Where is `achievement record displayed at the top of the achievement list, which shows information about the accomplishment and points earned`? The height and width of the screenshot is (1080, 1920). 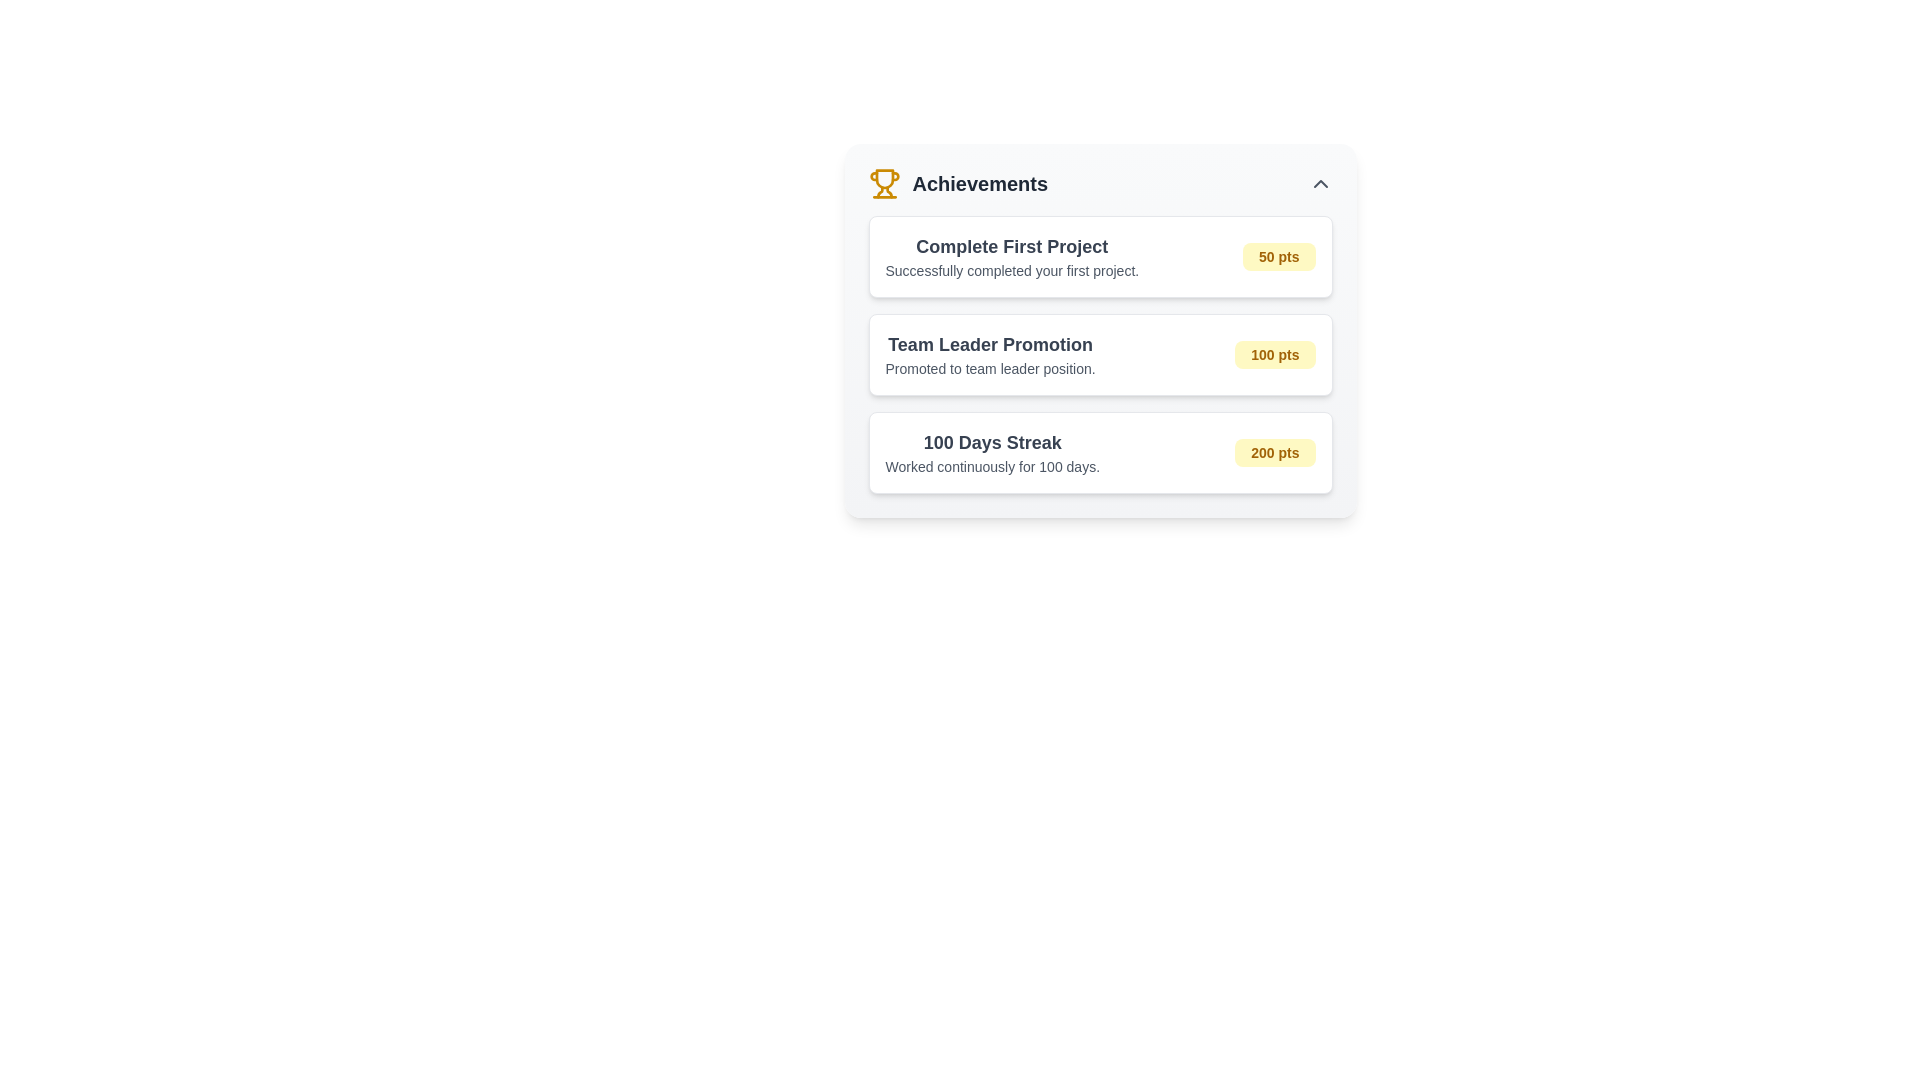
achievement record displayed at the top of the achievement list, which shows information about the accomplishment and points earned is located at coordinates (1099, 256).